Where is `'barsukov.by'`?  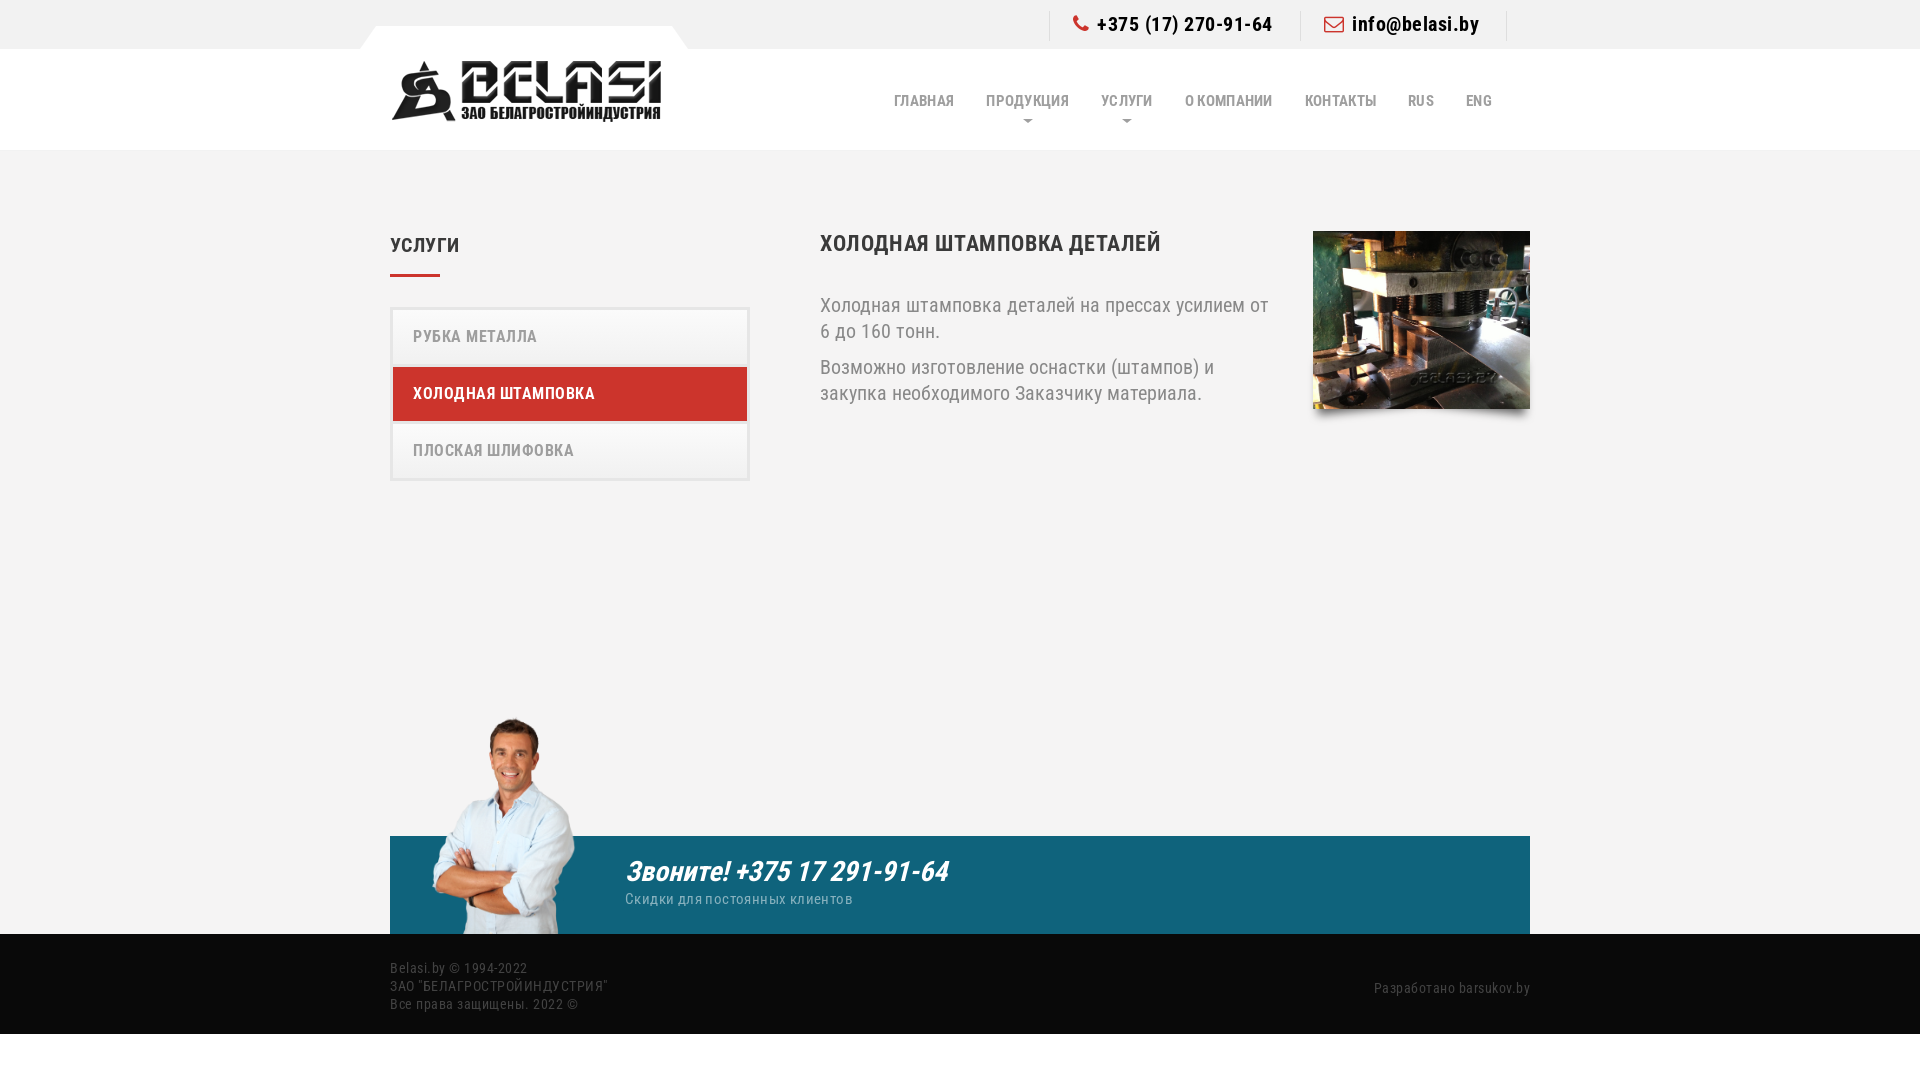
'barsukov.by' is located at coordinates (1493, 986).